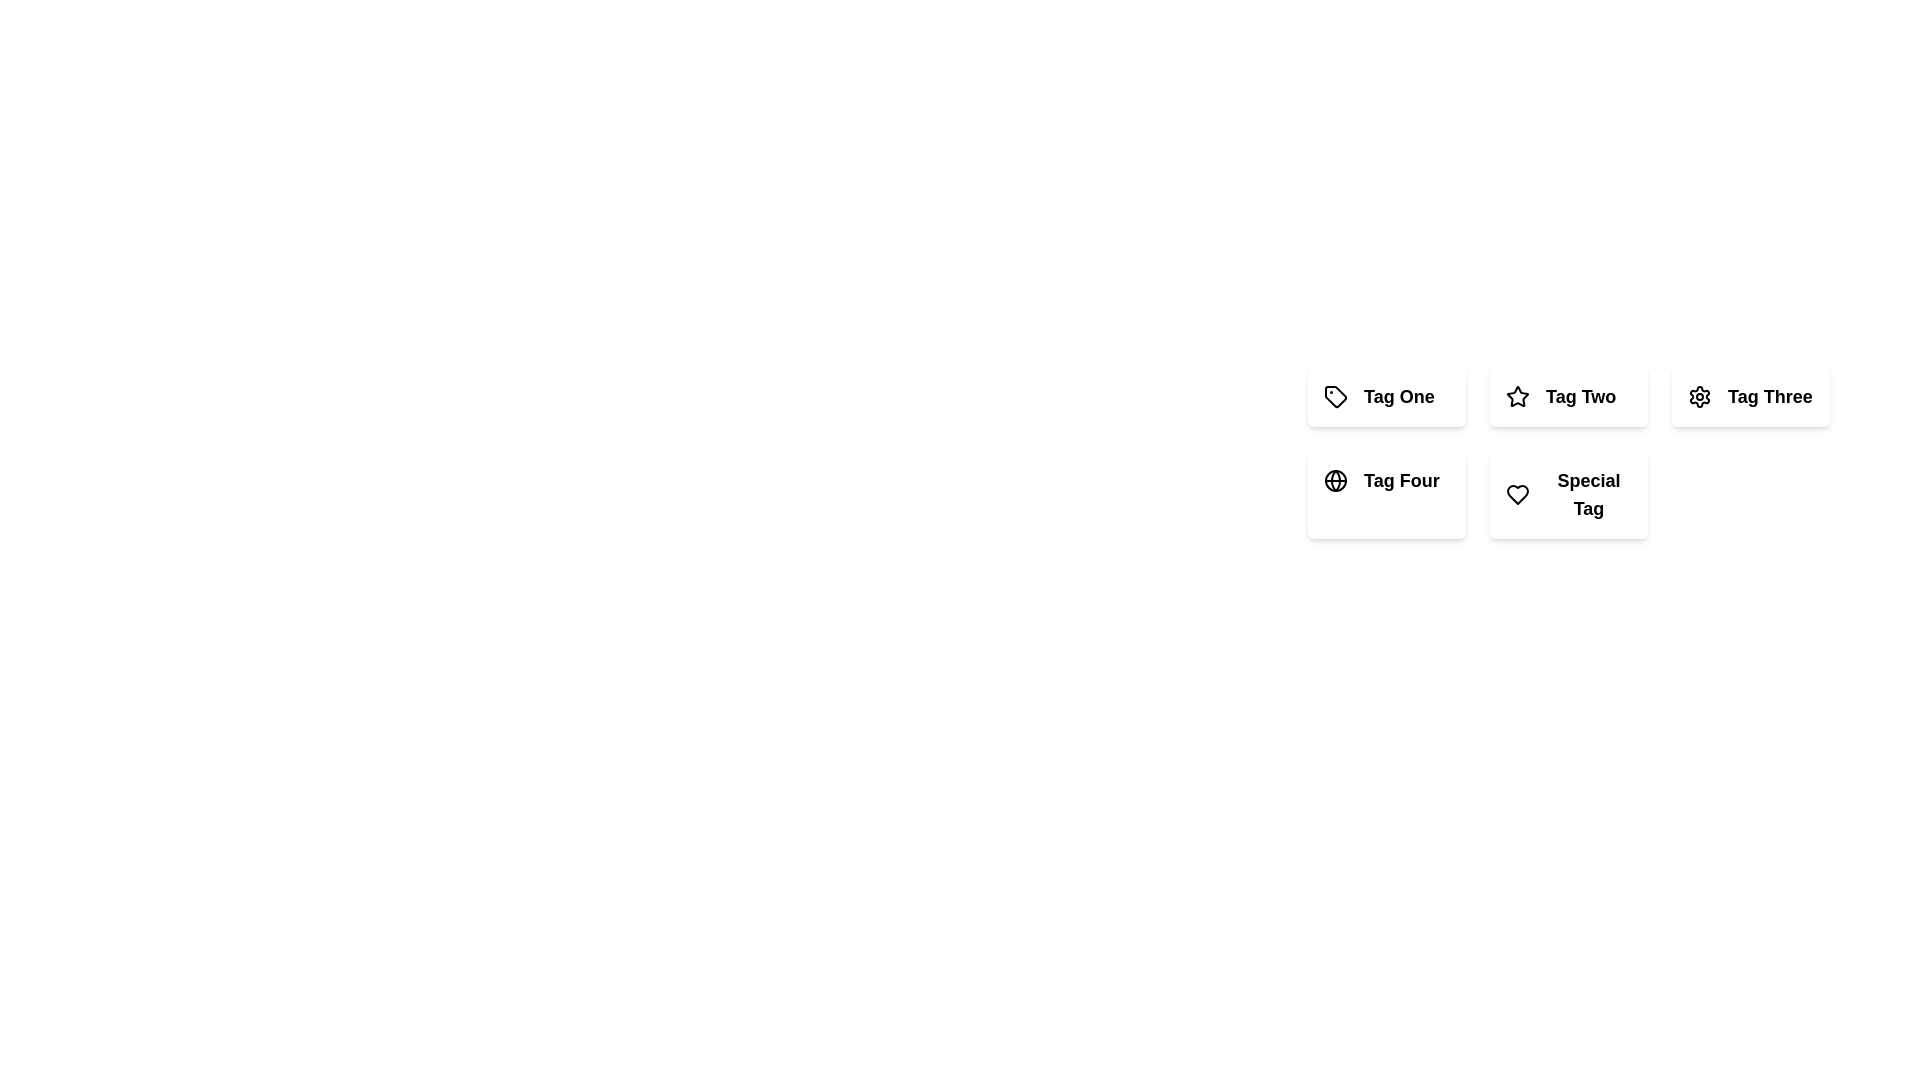 The width and height of the screenshot is (1920, 1080). What do you see at coordinates (1568, 494) in the screenshot?
I see `the label with icon located in the lower center of the five-element grid layout` at bounding box center [1568, 494].